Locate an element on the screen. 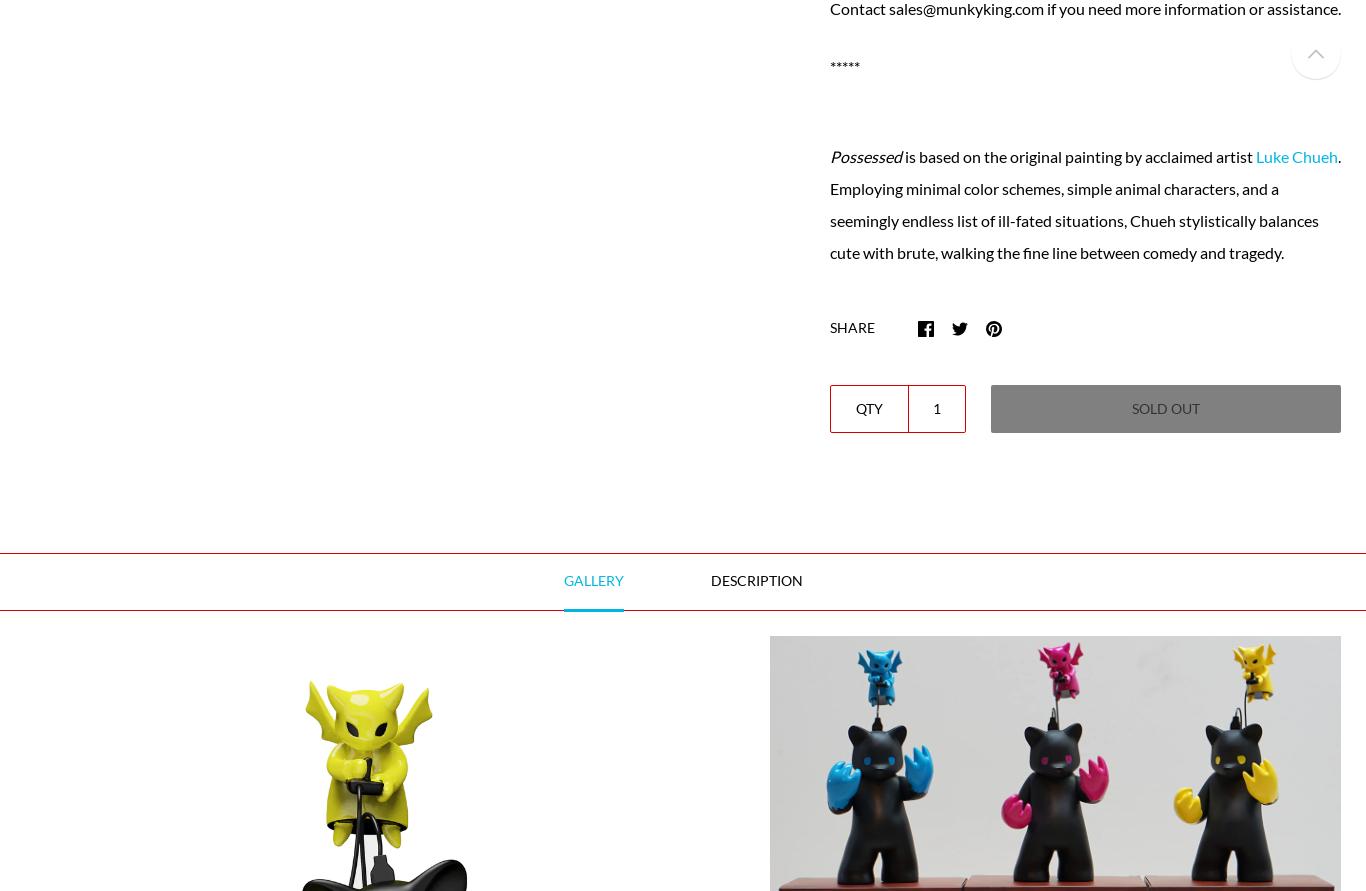 Image resolution: width=1366 pixels, height=891 pixels. 'Possessed' is located at coordinates (828, 154).